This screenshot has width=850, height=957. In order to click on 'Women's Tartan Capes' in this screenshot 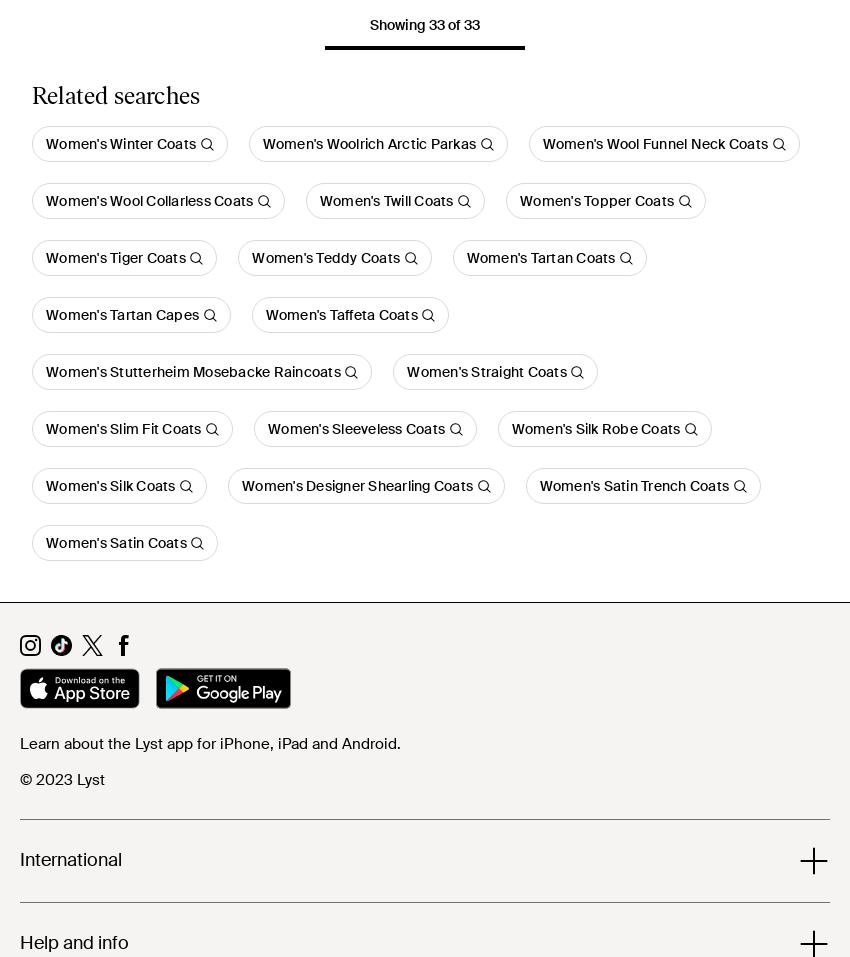, I will do `click(121, 315)`.